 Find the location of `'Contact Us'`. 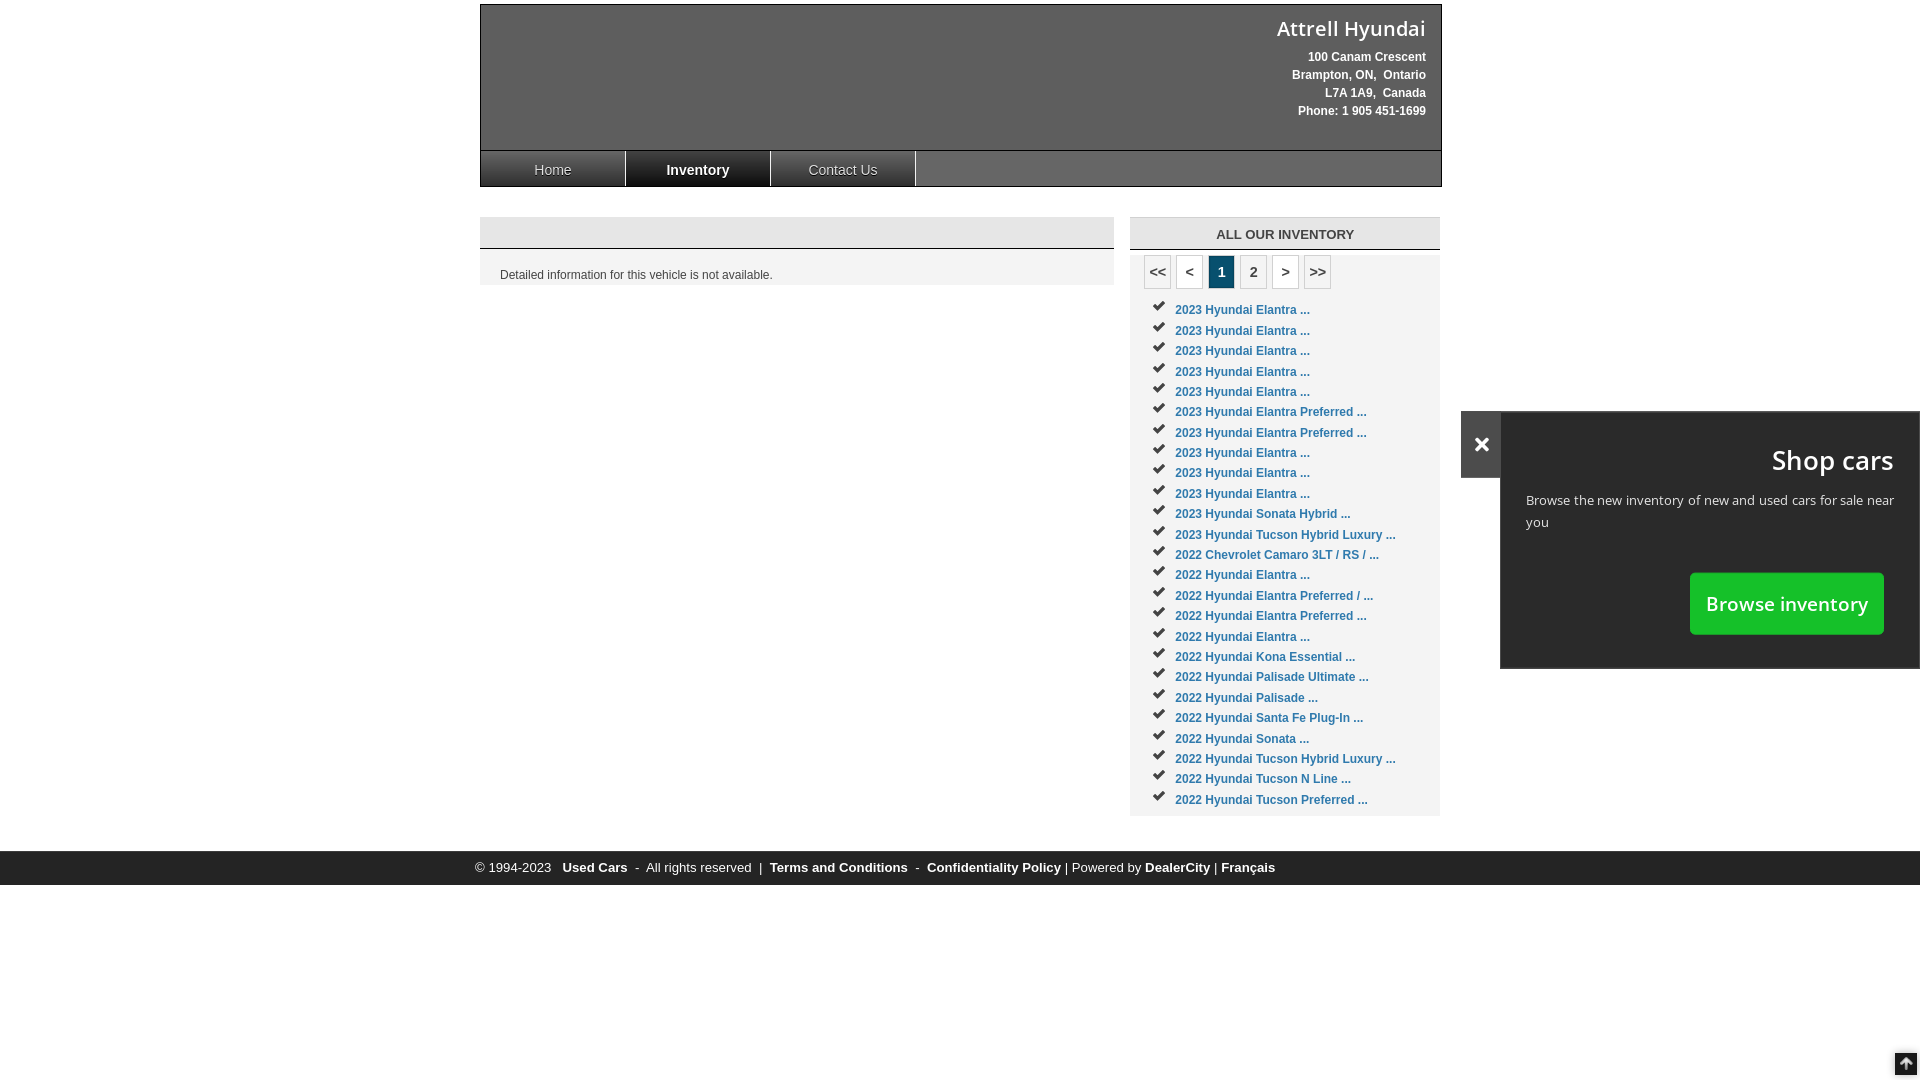

'Contact Us' is located at coordinates (843, 167).